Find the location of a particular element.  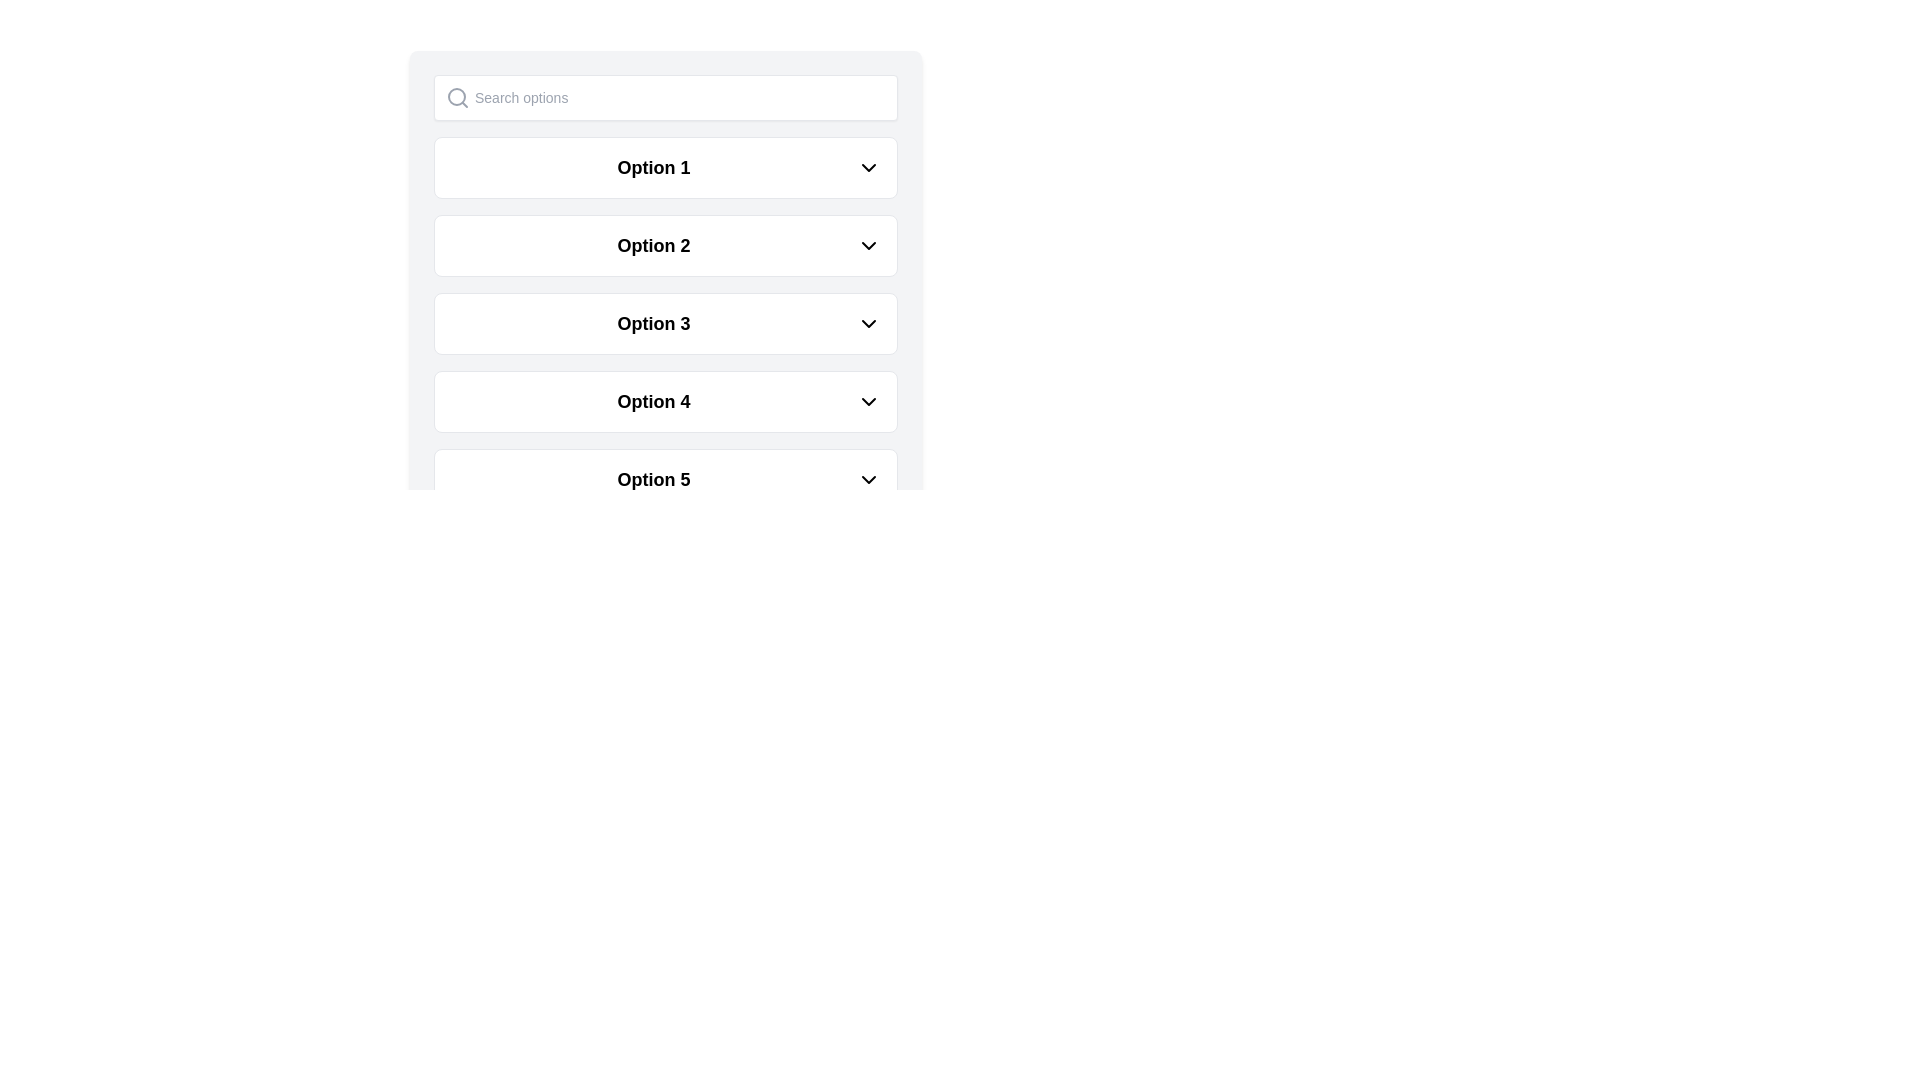

the downward-facing chevron icon located to the right of the text 'Option 1' is located at coordinates (868, 167).